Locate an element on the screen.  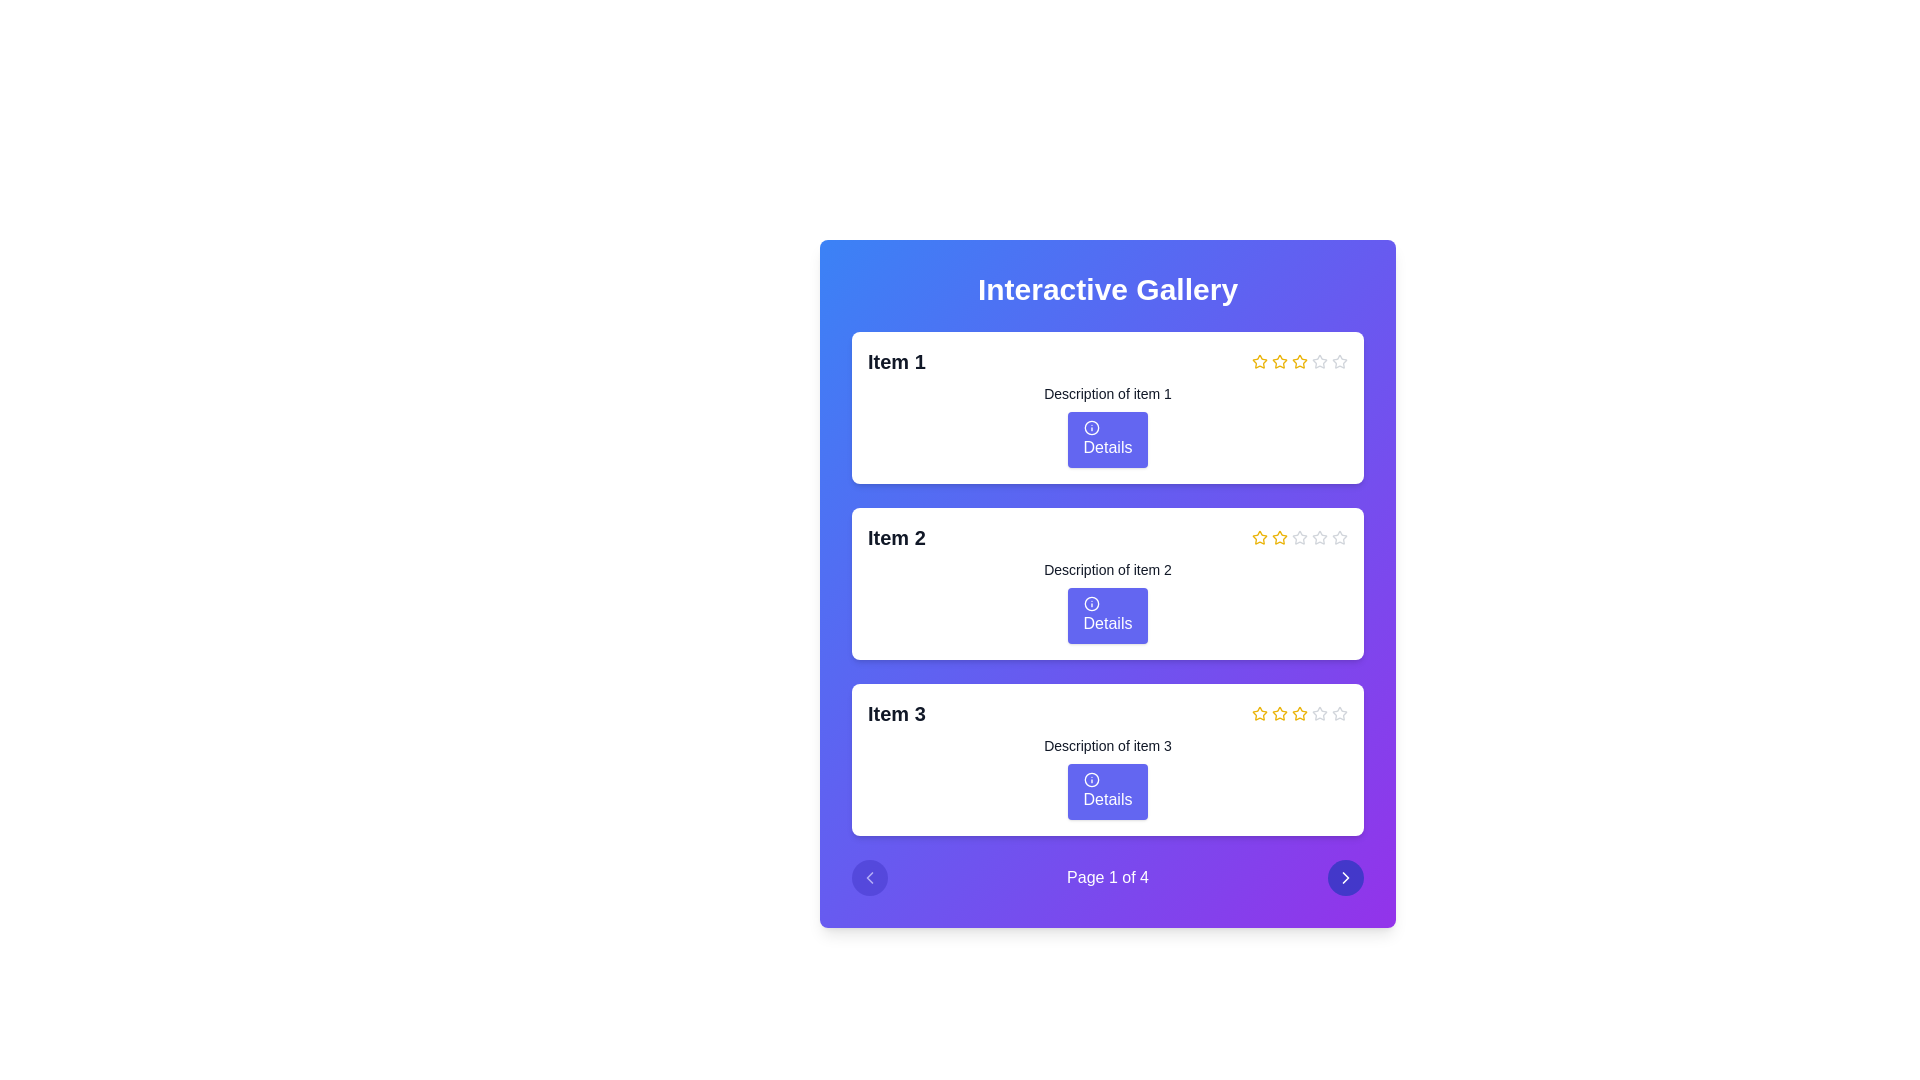
the button labeled 'Details' that contains the icon for additional information about 'Item 2' is located at coordinates (1090, 603).